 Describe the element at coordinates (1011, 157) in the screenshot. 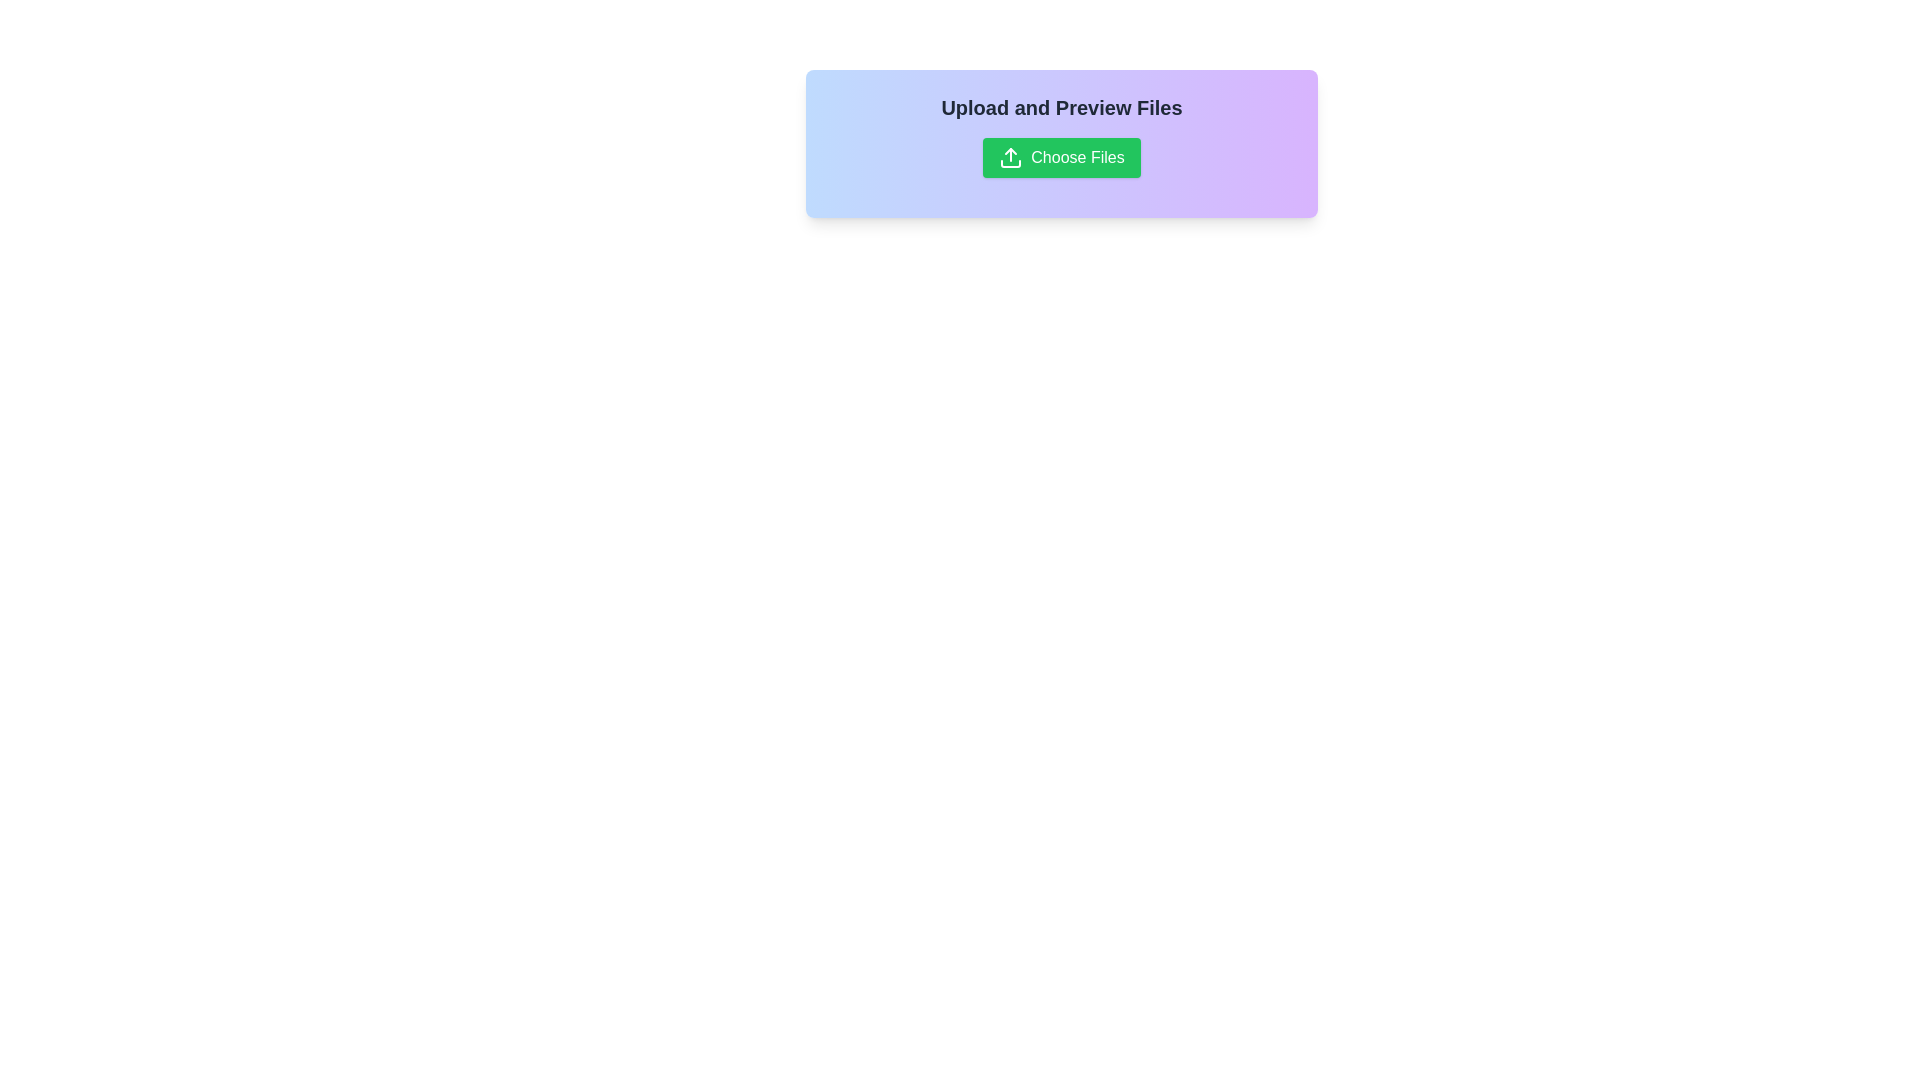

I see `the upload SVG icon, which is positioned to the left of the 'Choose Files' text` at that location.